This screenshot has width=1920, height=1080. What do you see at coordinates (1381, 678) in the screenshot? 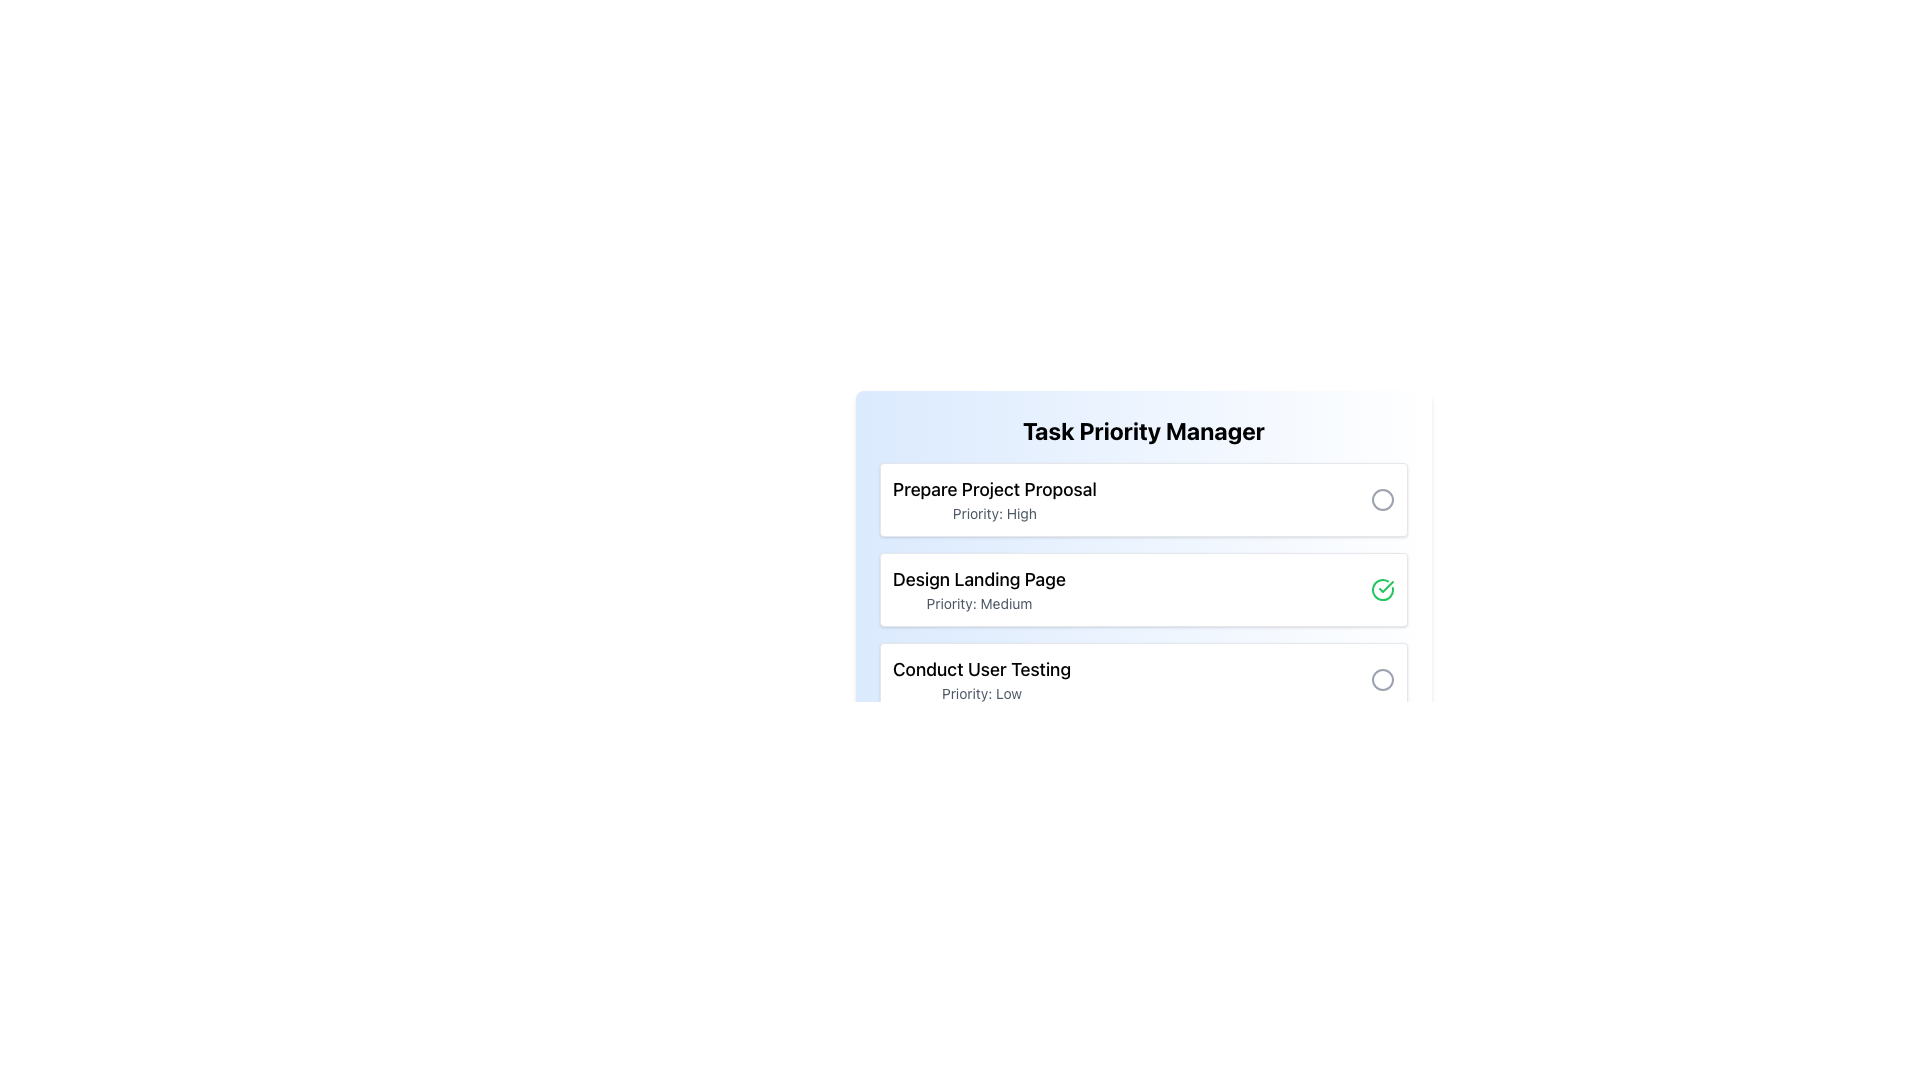
I see `the central circular graphical component within the SVG icon that is adjacent to the text 'Conduct User Testing'` at bounding box center [1381, 678].